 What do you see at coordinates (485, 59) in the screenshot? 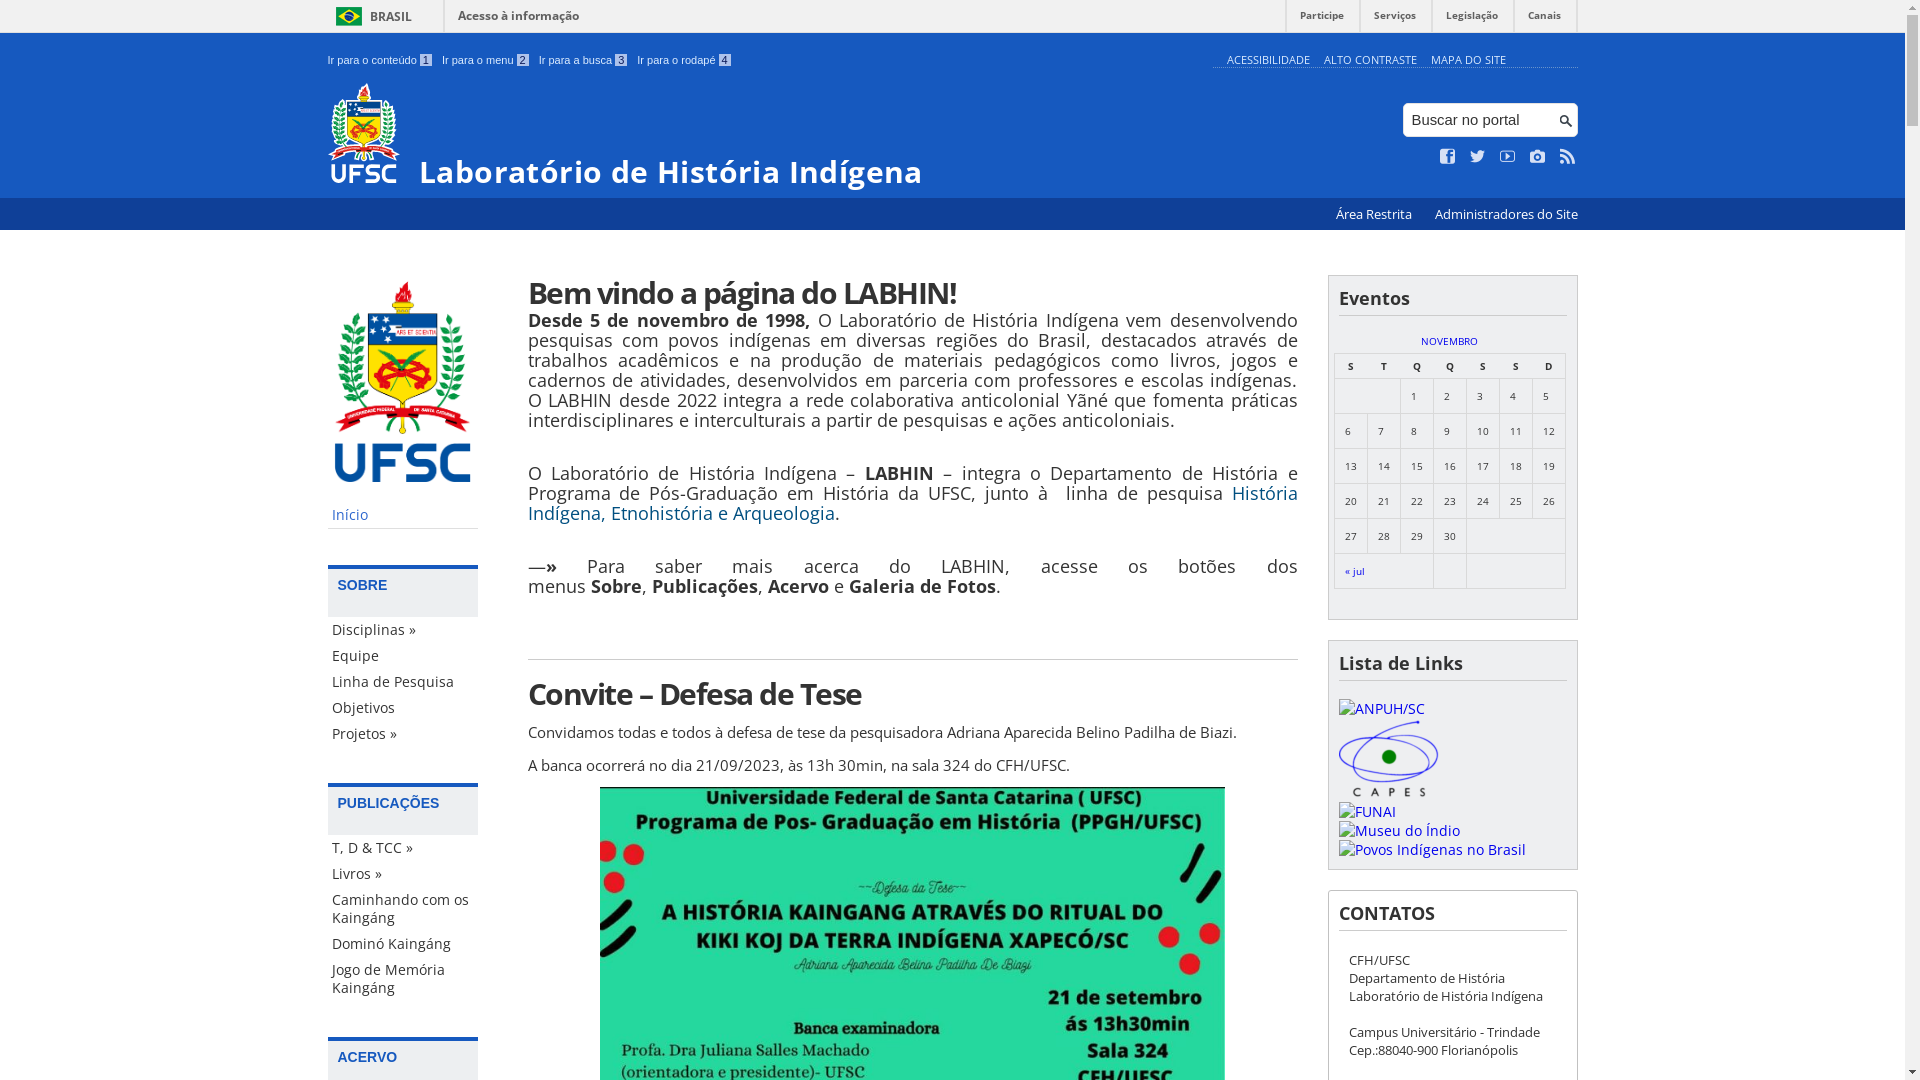
I see `'Ir para o menu 2'` at bounding box center [485, 59].